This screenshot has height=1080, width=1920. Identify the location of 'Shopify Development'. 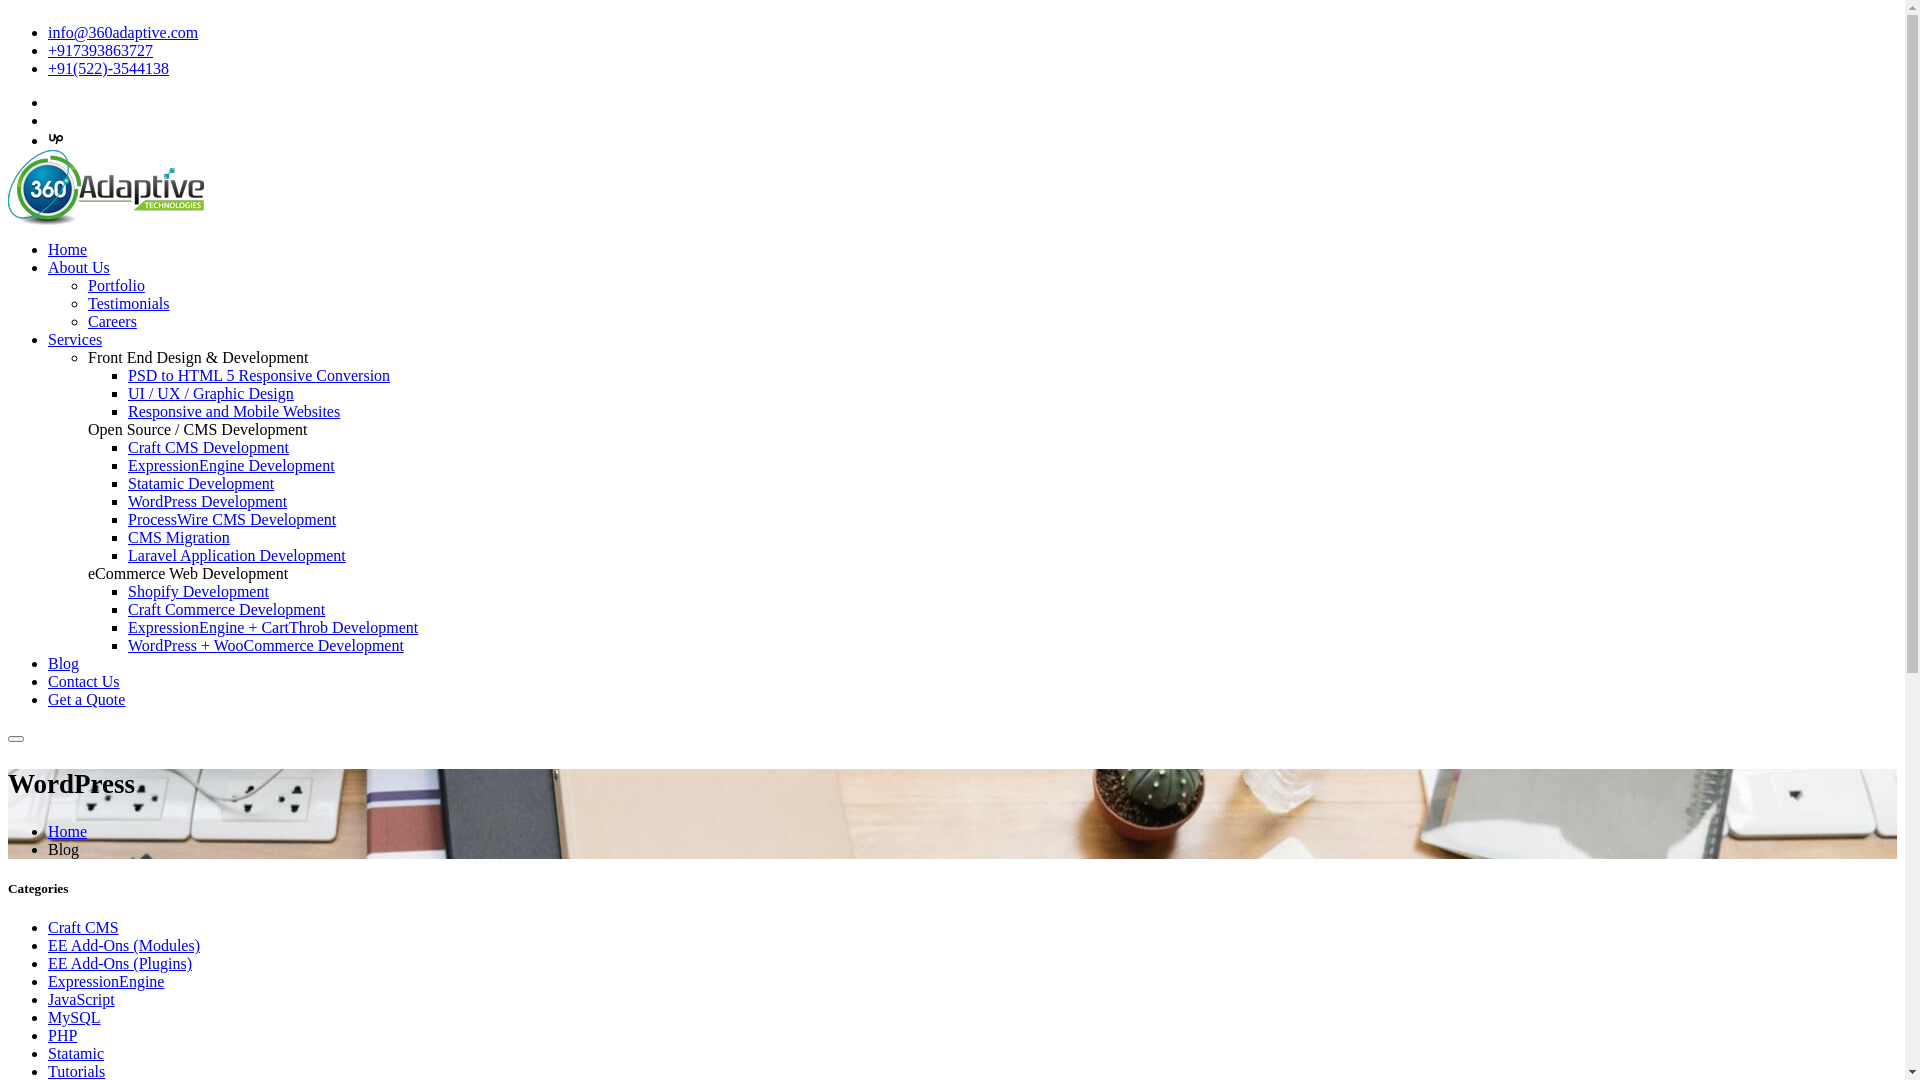
(198, 590).